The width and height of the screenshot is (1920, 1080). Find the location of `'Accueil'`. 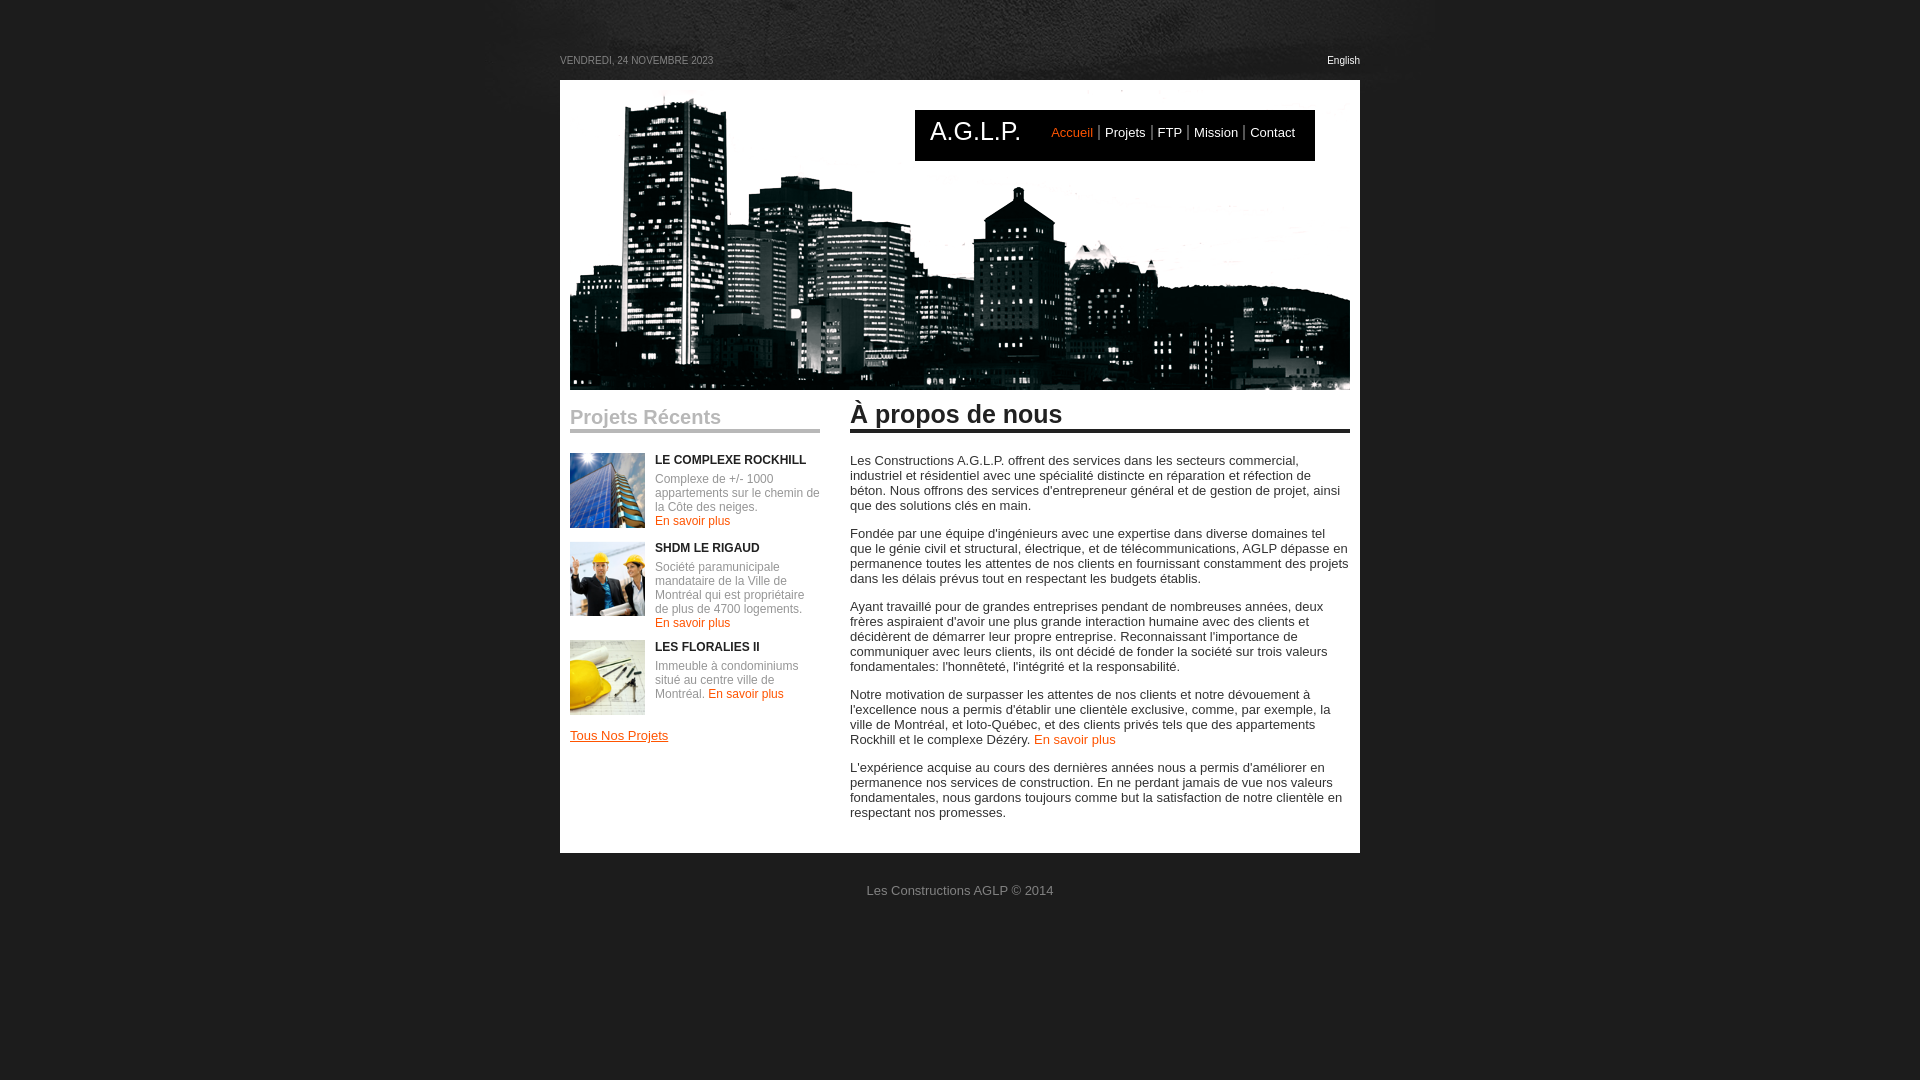

'Accueil' is located at coordinates (1070, 132).